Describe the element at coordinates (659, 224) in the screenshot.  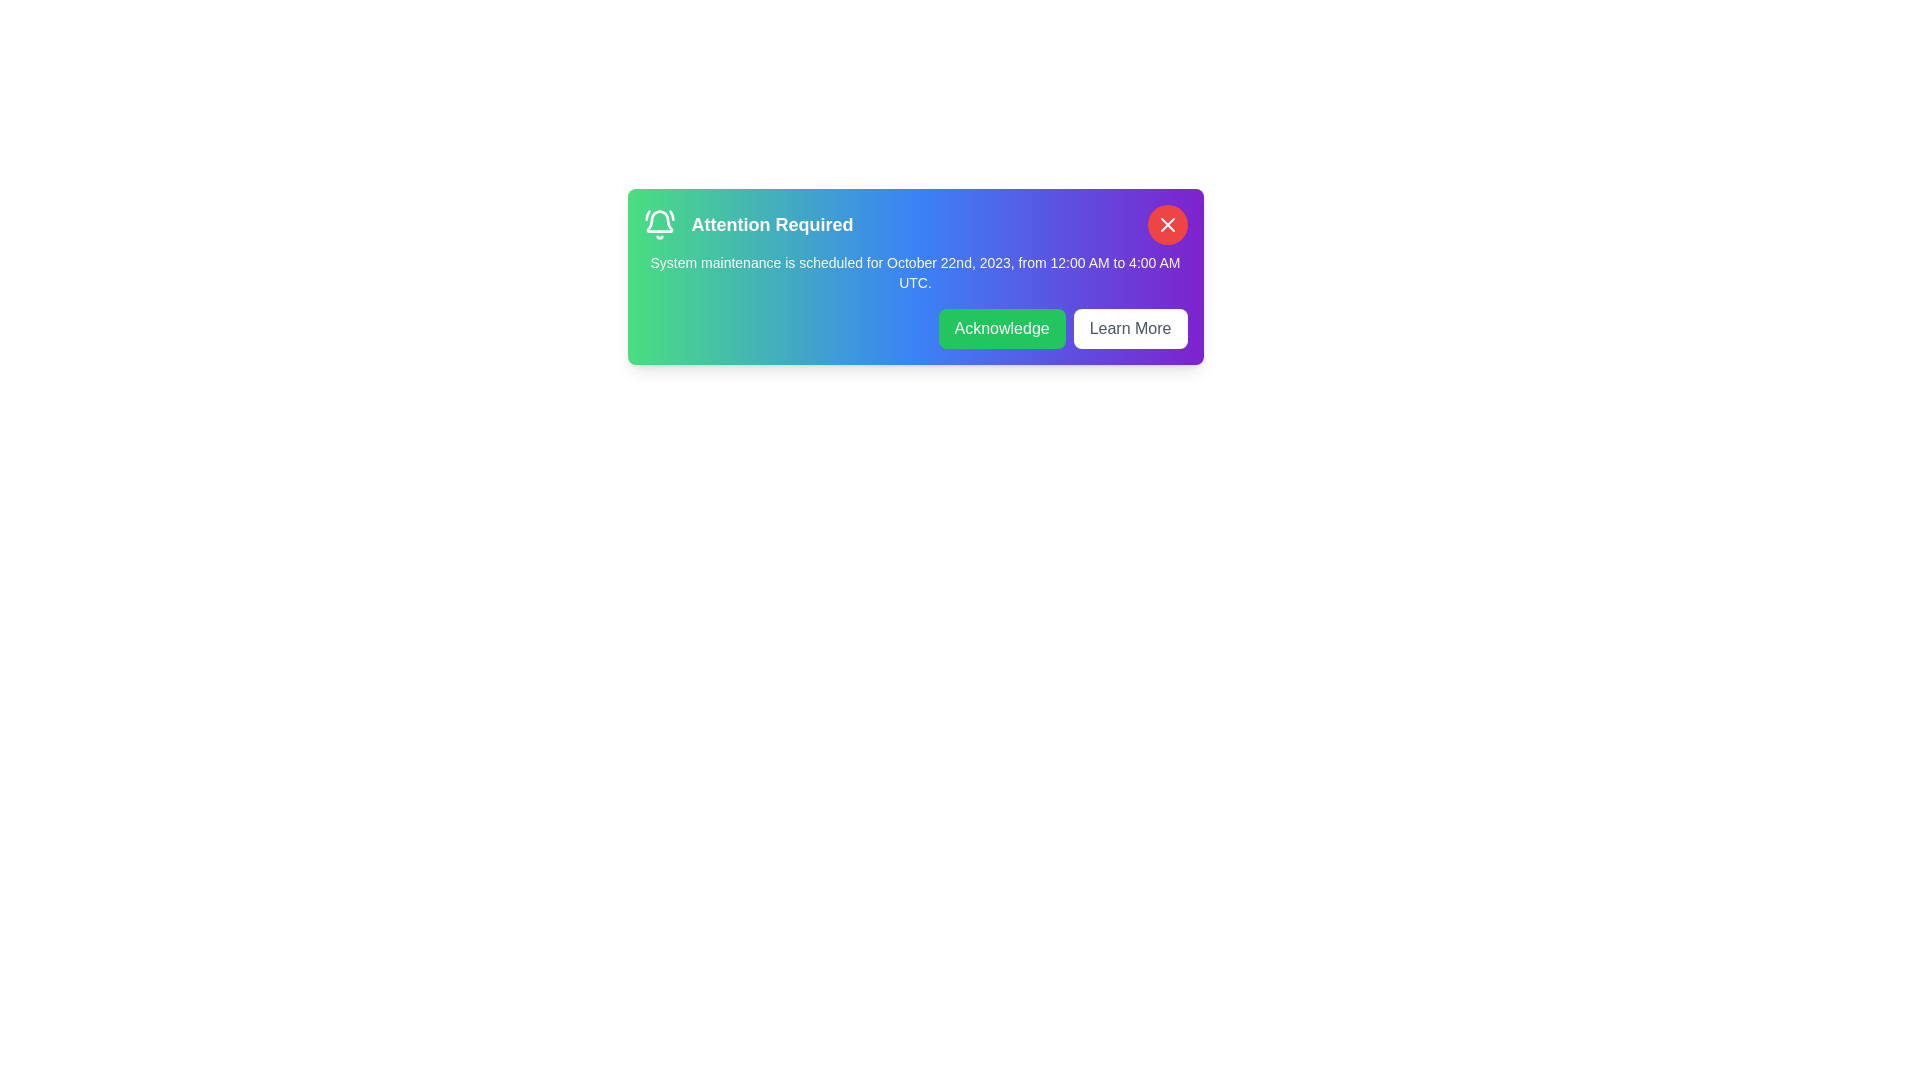
I see `the bell icon to interact with it` at that location.